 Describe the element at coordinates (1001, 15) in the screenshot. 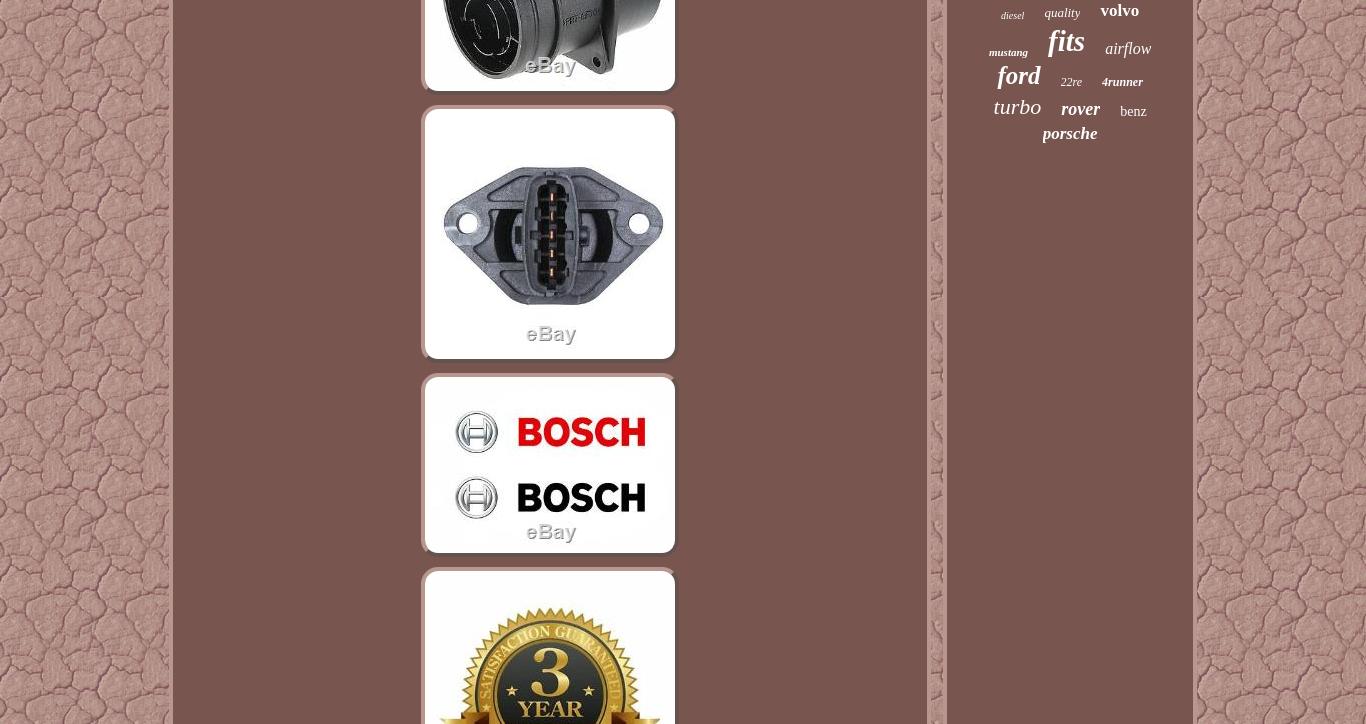

I see `'diesel'` at that location.